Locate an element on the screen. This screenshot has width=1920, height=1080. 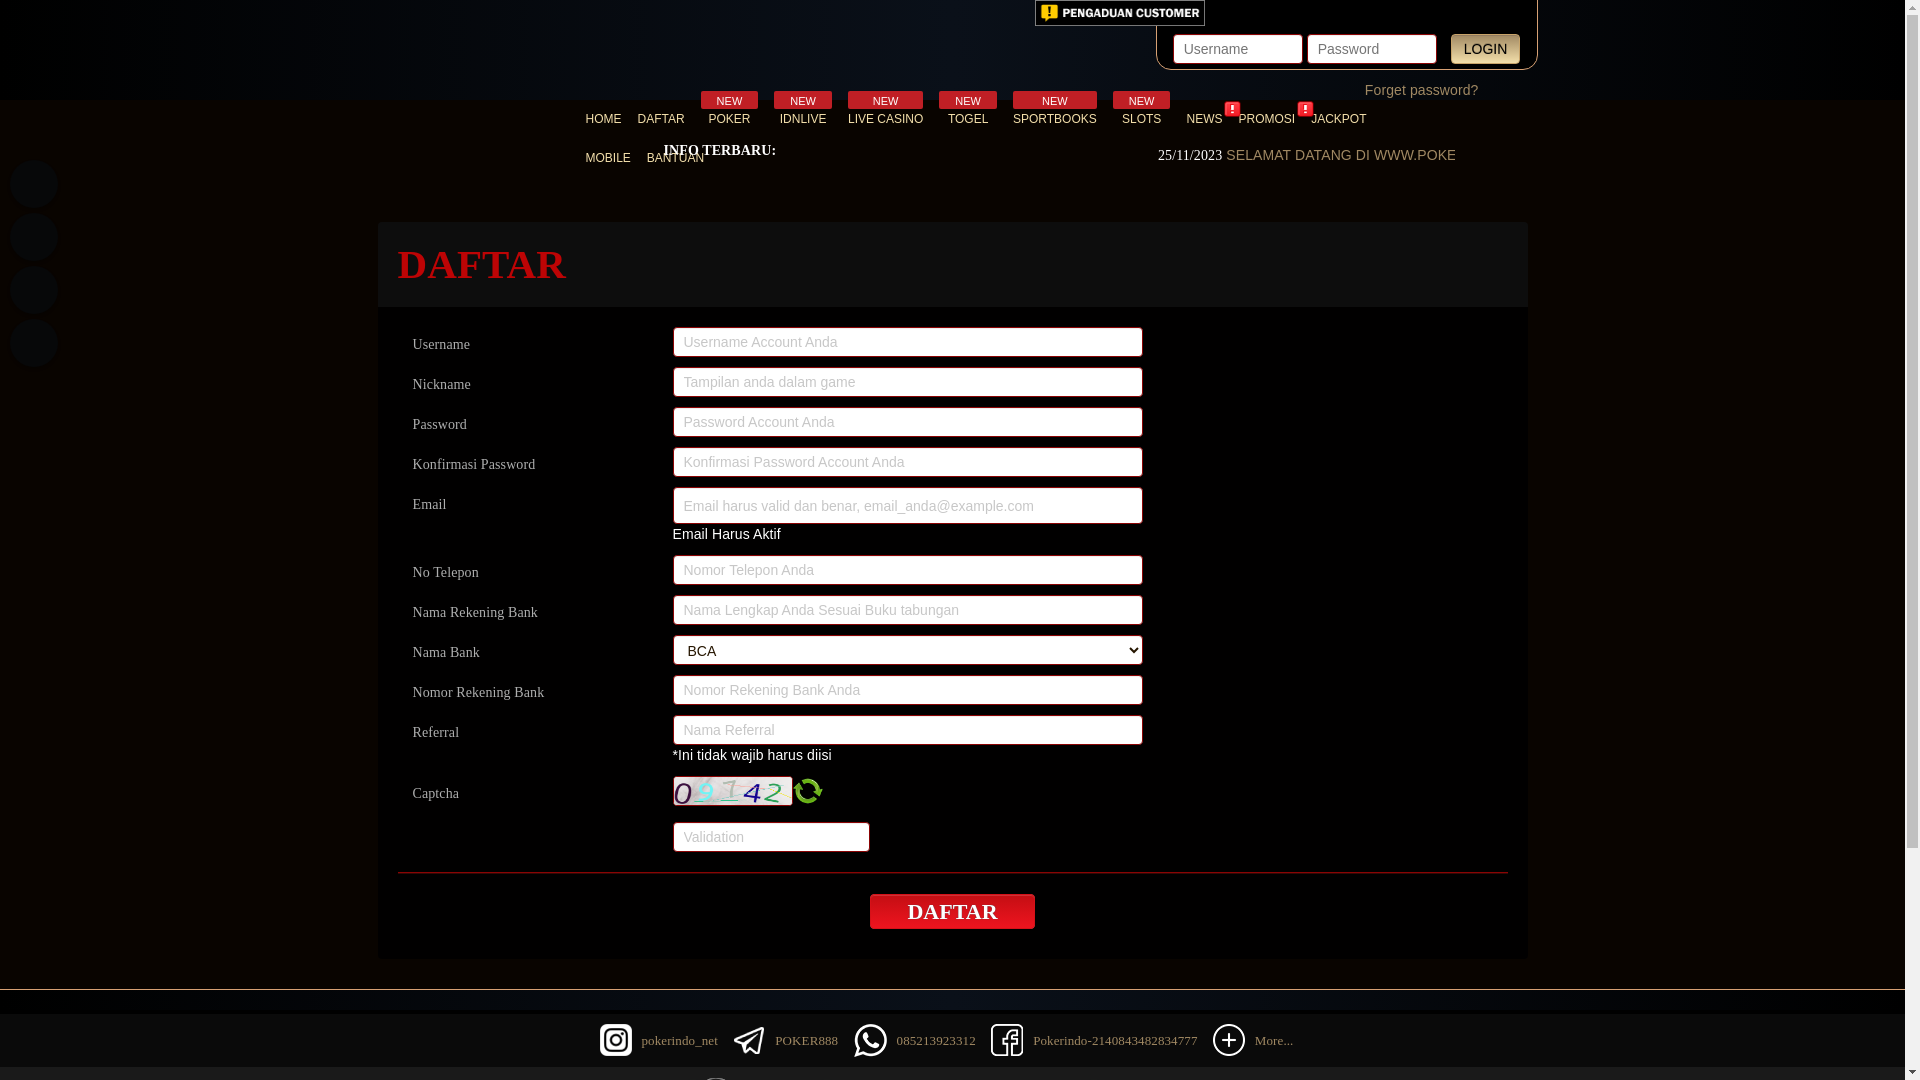
'NEW is located at coordinates (930, 119).